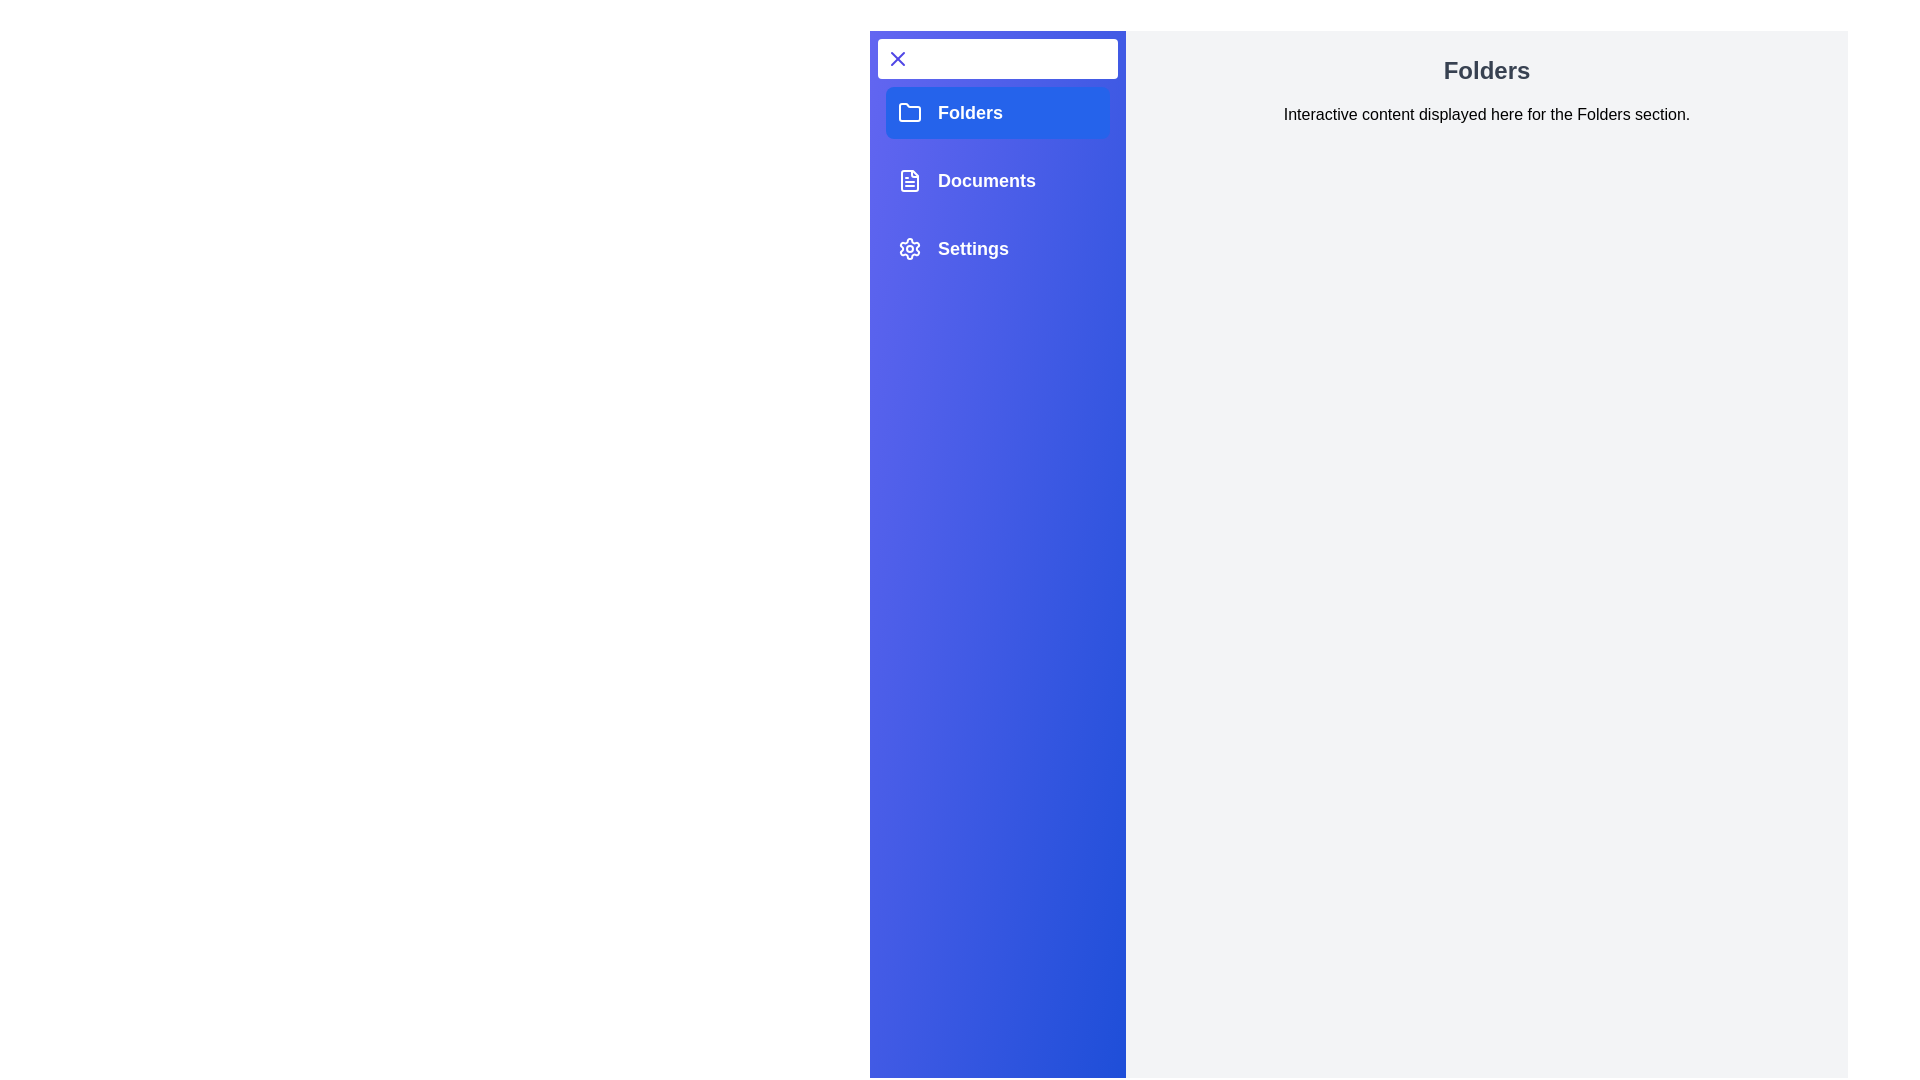 Image resolution: width=1920 pixels, height=1080 pixels. Describe the element at coordinates (998, 57) in the screenshot. I see `toggle button to toggle the drawer open or closed` at that location.